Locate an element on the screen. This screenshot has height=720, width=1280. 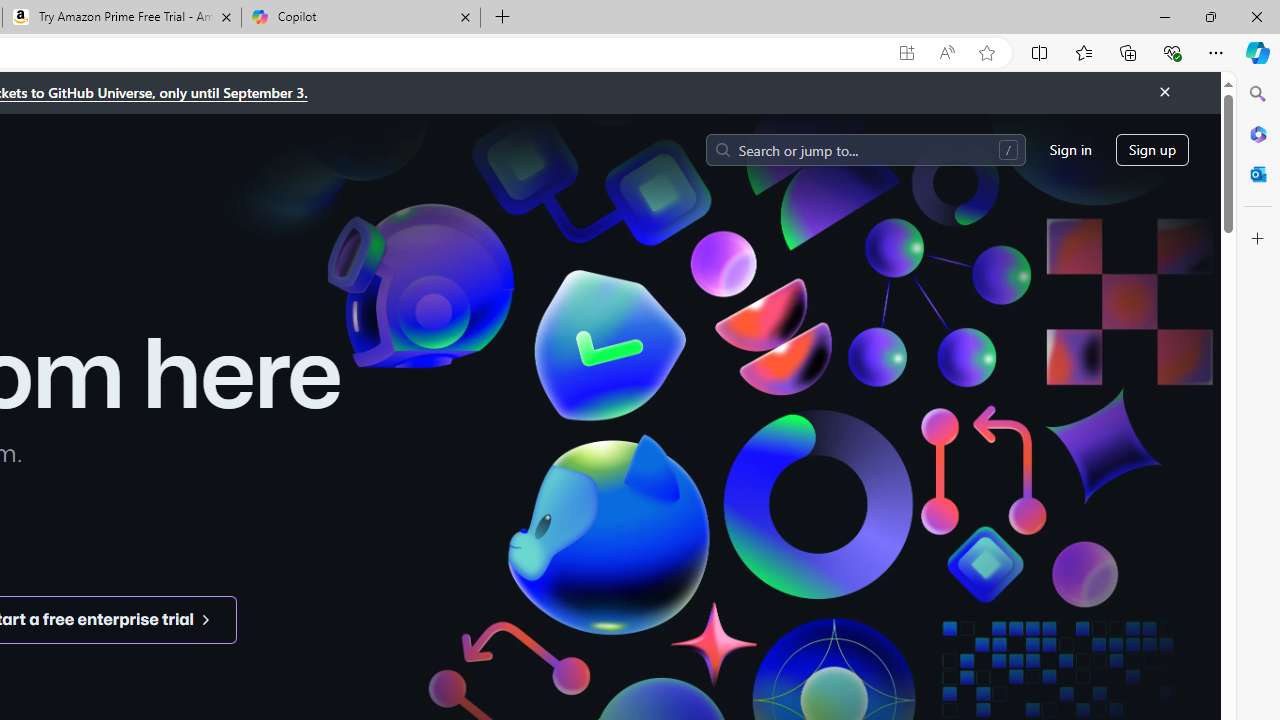
'Split screen' is located at coordinates (1040, 51).